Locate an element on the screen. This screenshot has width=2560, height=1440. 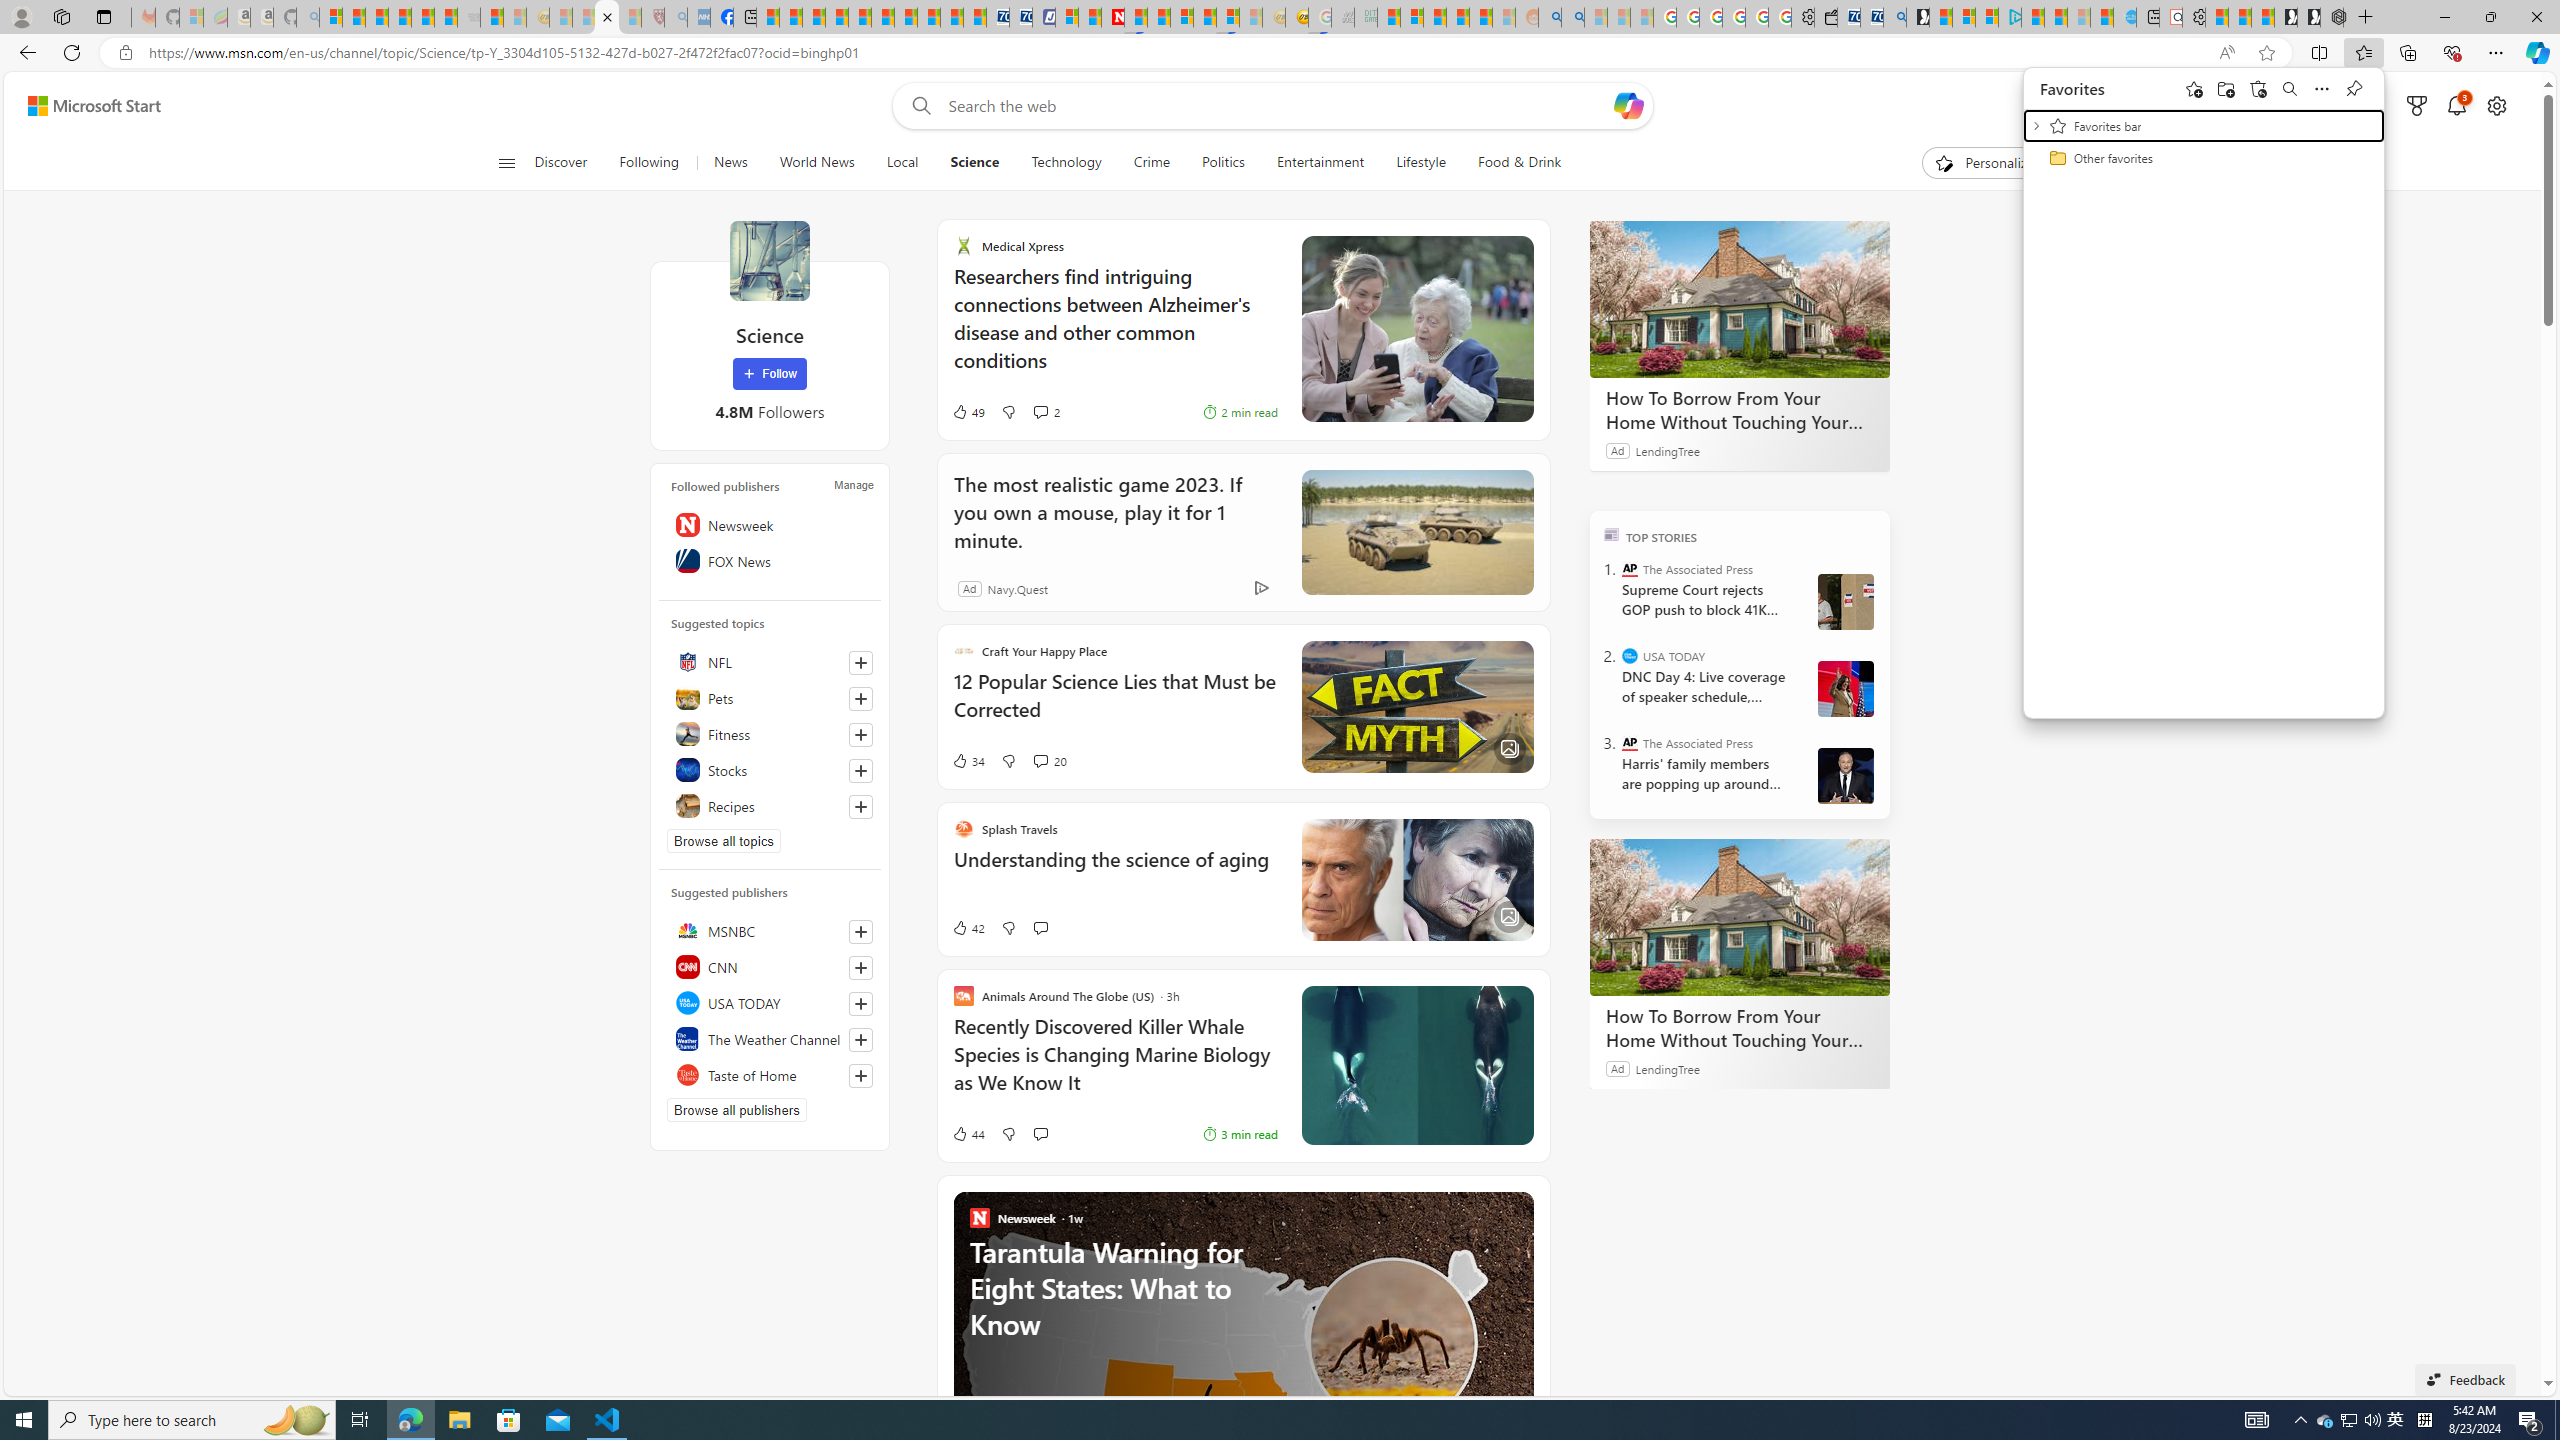
'Action Center, 2 new notifications' is located at coordinates (2530, 1418).